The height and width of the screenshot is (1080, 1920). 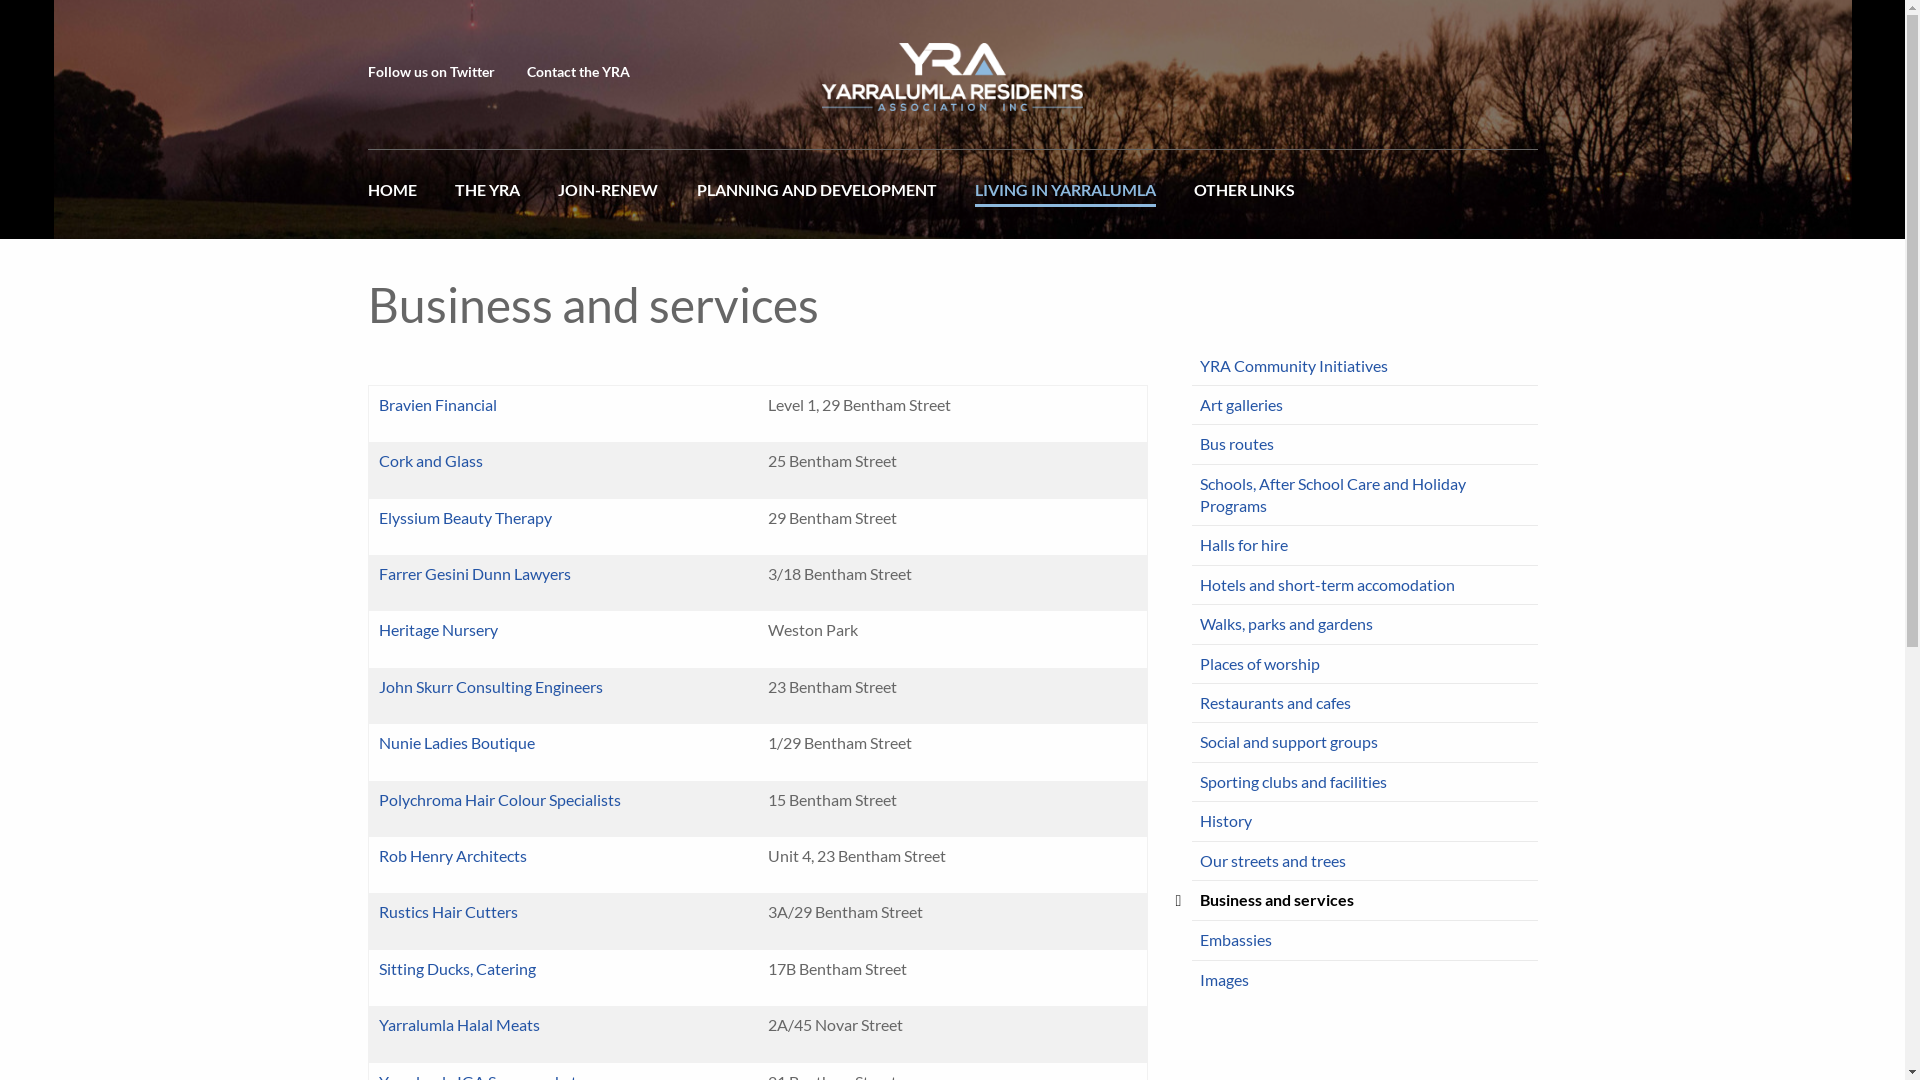 I want to click on 'Images', so click(x=1363, y=978).